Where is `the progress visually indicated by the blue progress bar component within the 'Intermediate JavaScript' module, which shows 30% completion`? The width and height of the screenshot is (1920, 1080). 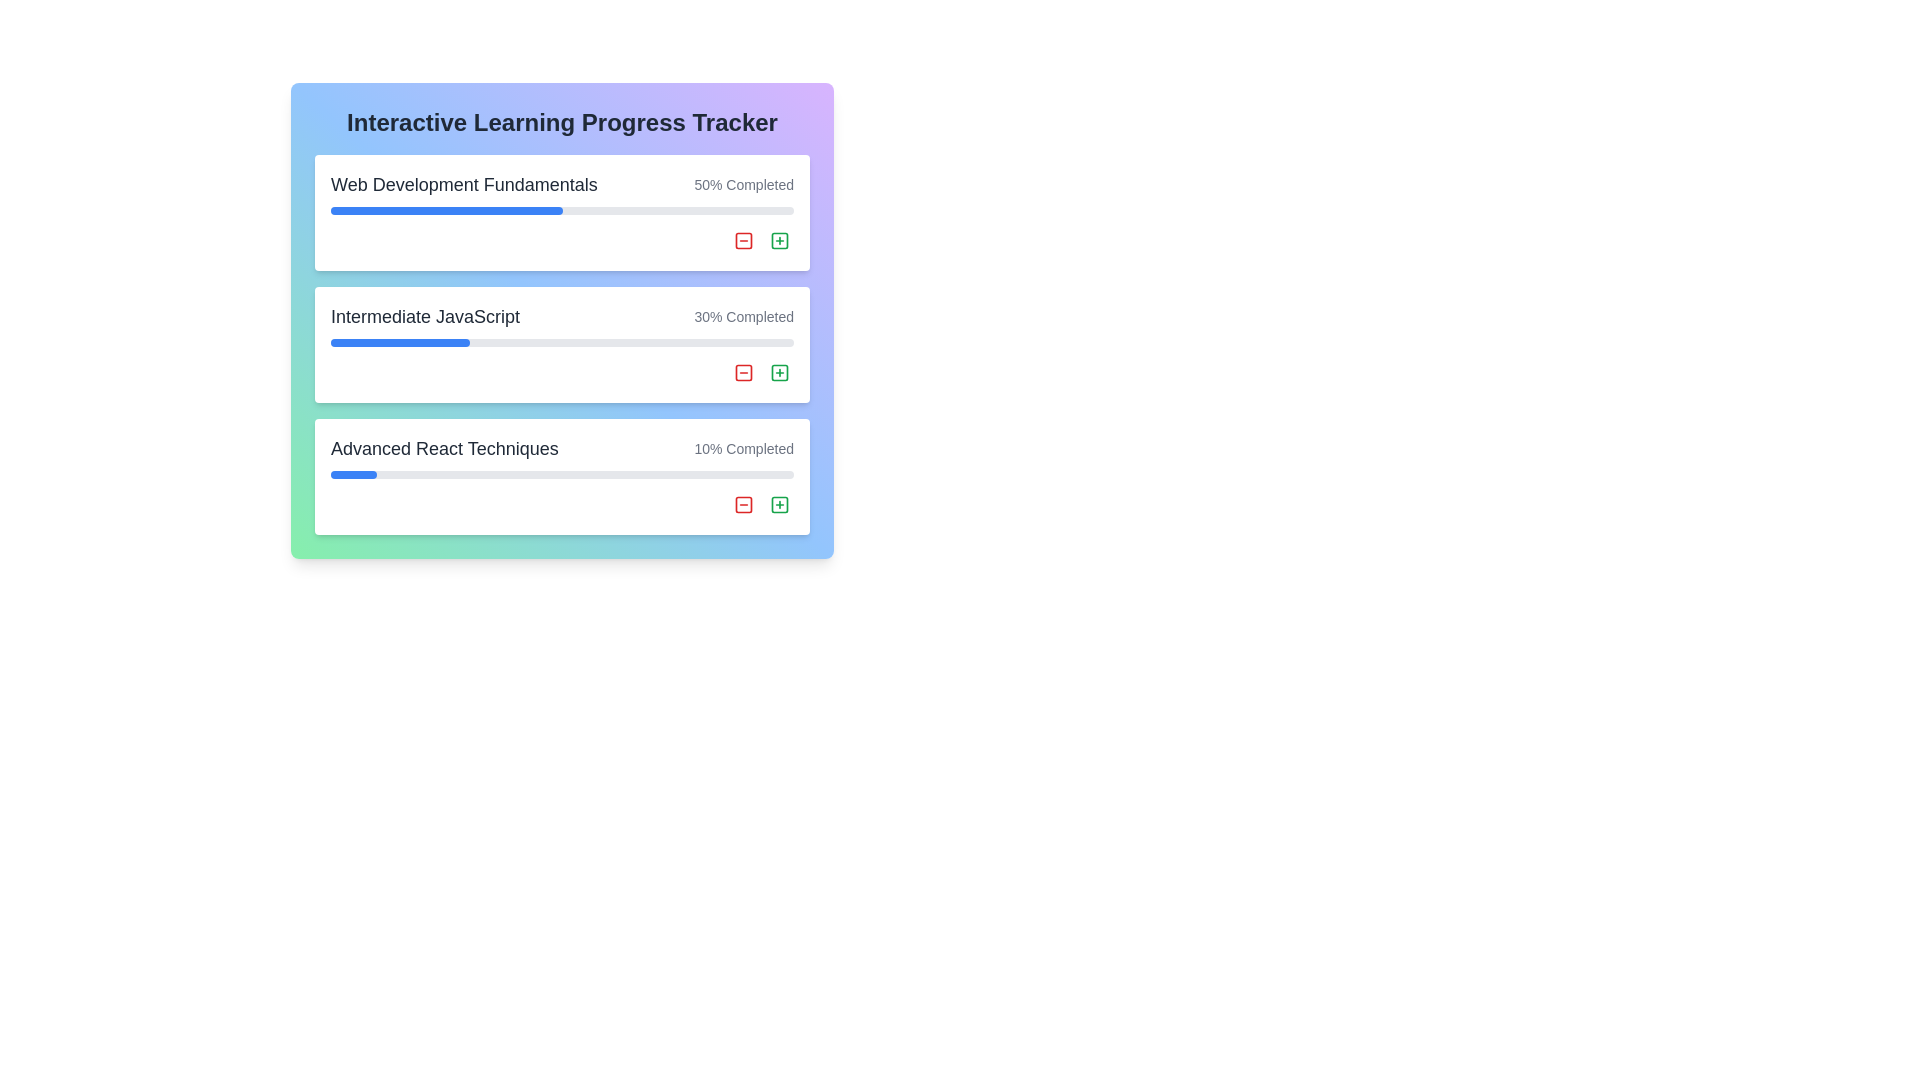 the progress visually indicated by the blue progress bar component within the 'Intermediate JavaScript' module, which shows 30% completion is located at coordinates (400, 342).